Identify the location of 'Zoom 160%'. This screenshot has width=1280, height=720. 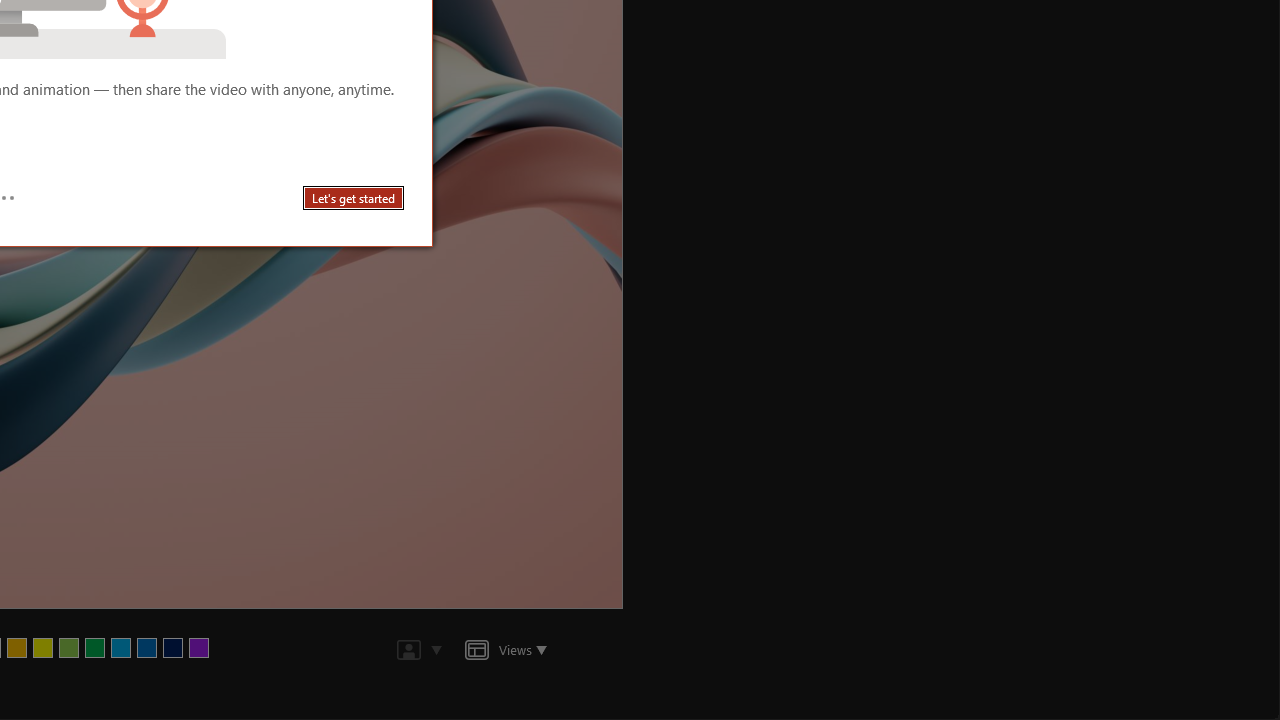
(1233, 669).